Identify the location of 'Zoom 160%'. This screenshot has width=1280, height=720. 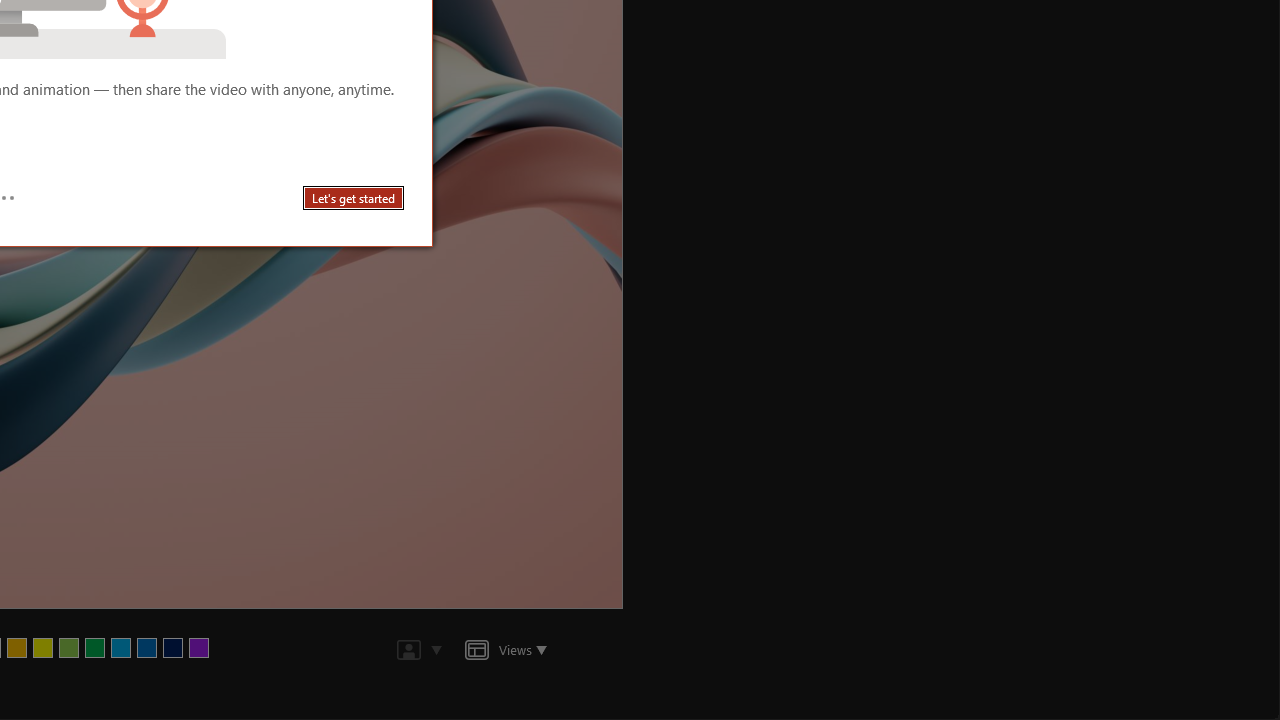
(1233, 669).